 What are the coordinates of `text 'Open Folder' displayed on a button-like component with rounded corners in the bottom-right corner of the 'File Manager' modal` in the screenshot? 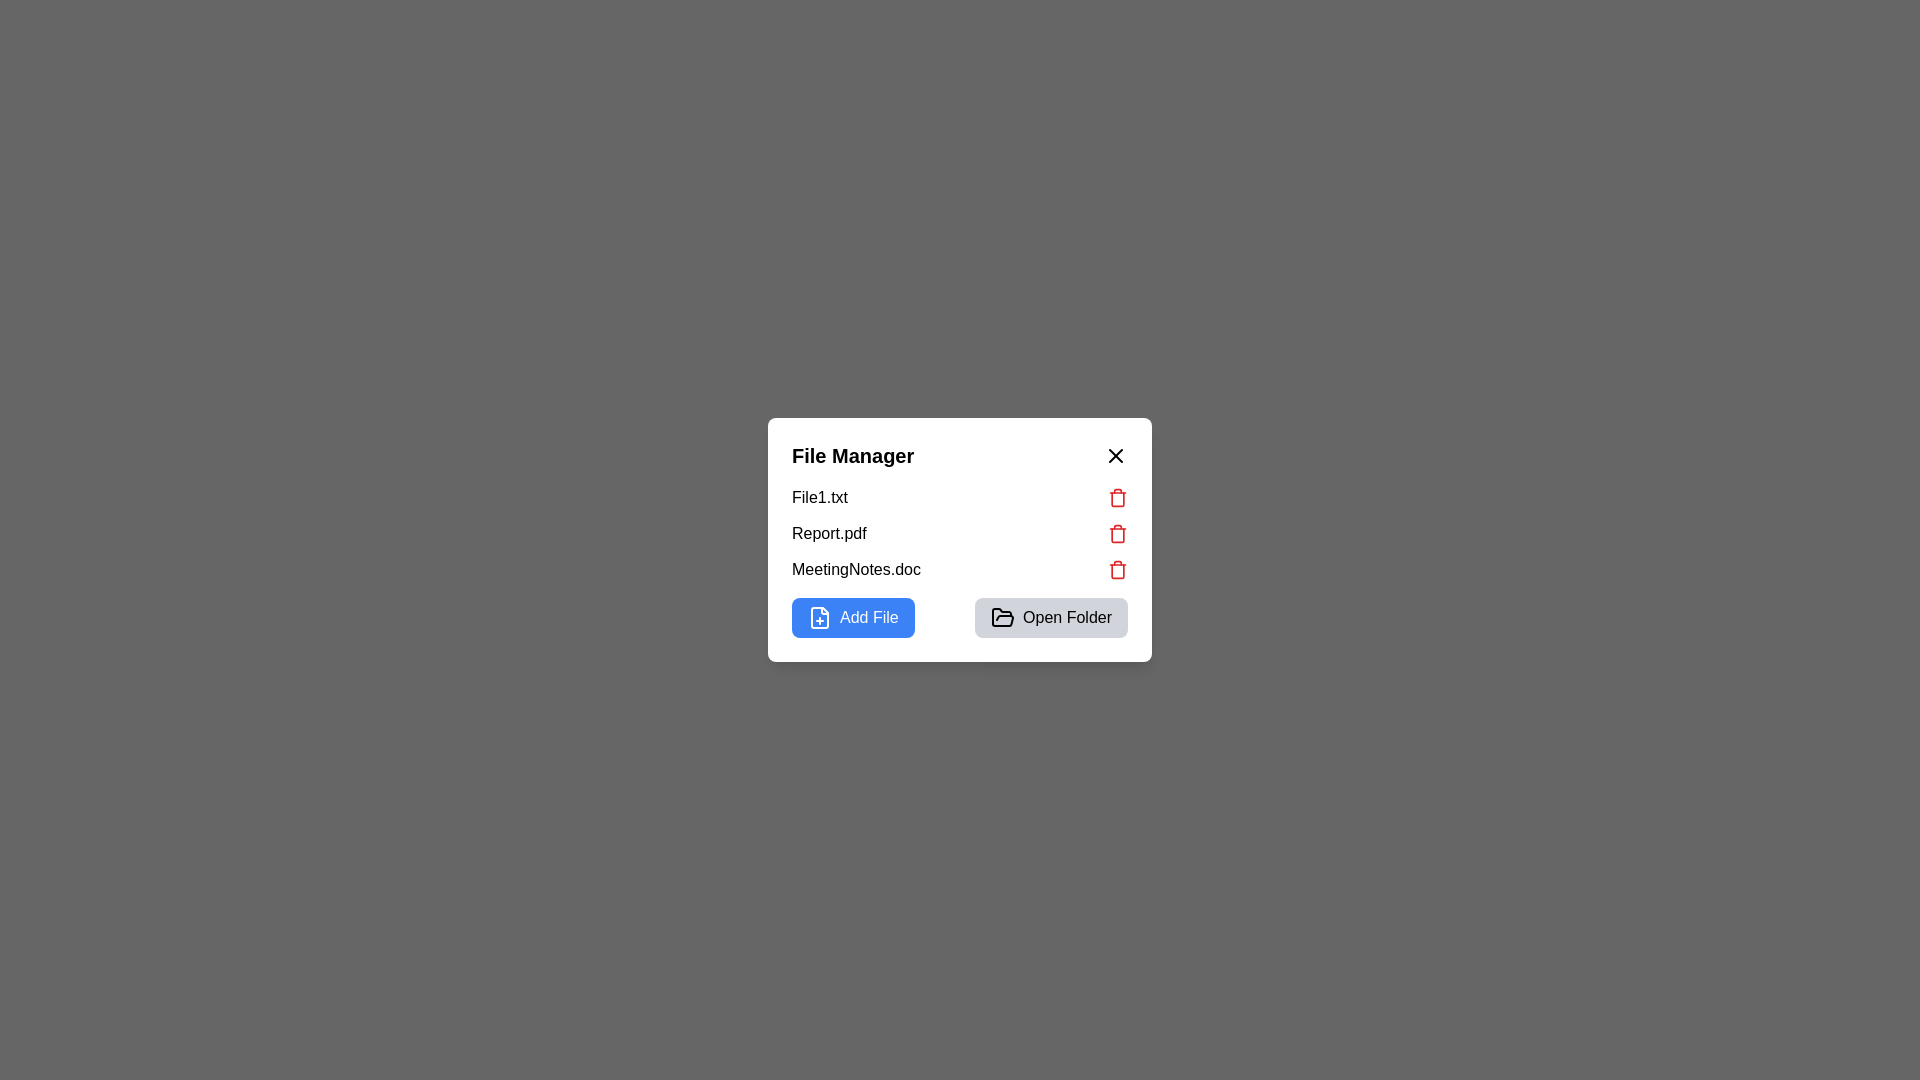 It's located at (1066, 616).